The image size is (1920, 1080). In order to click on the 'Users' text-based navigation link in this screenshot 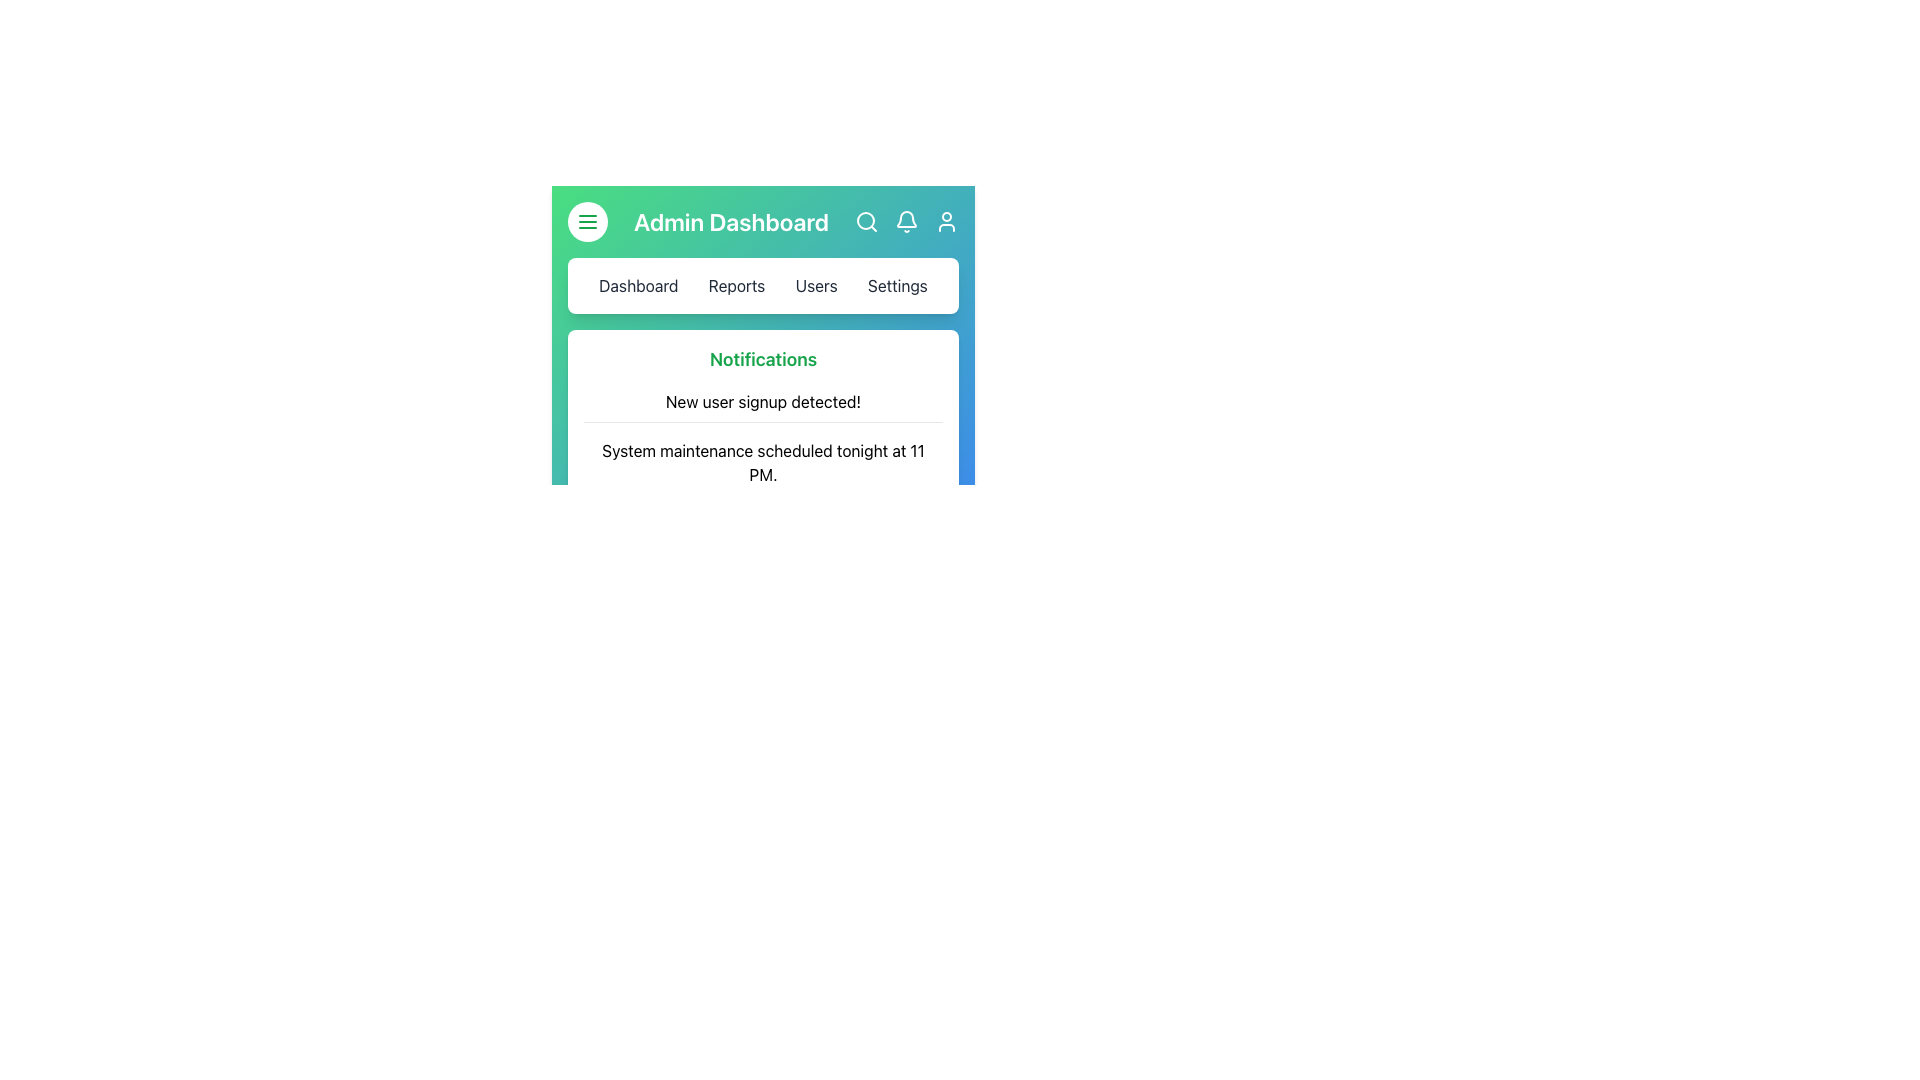, I will do `click(816, 285)`.